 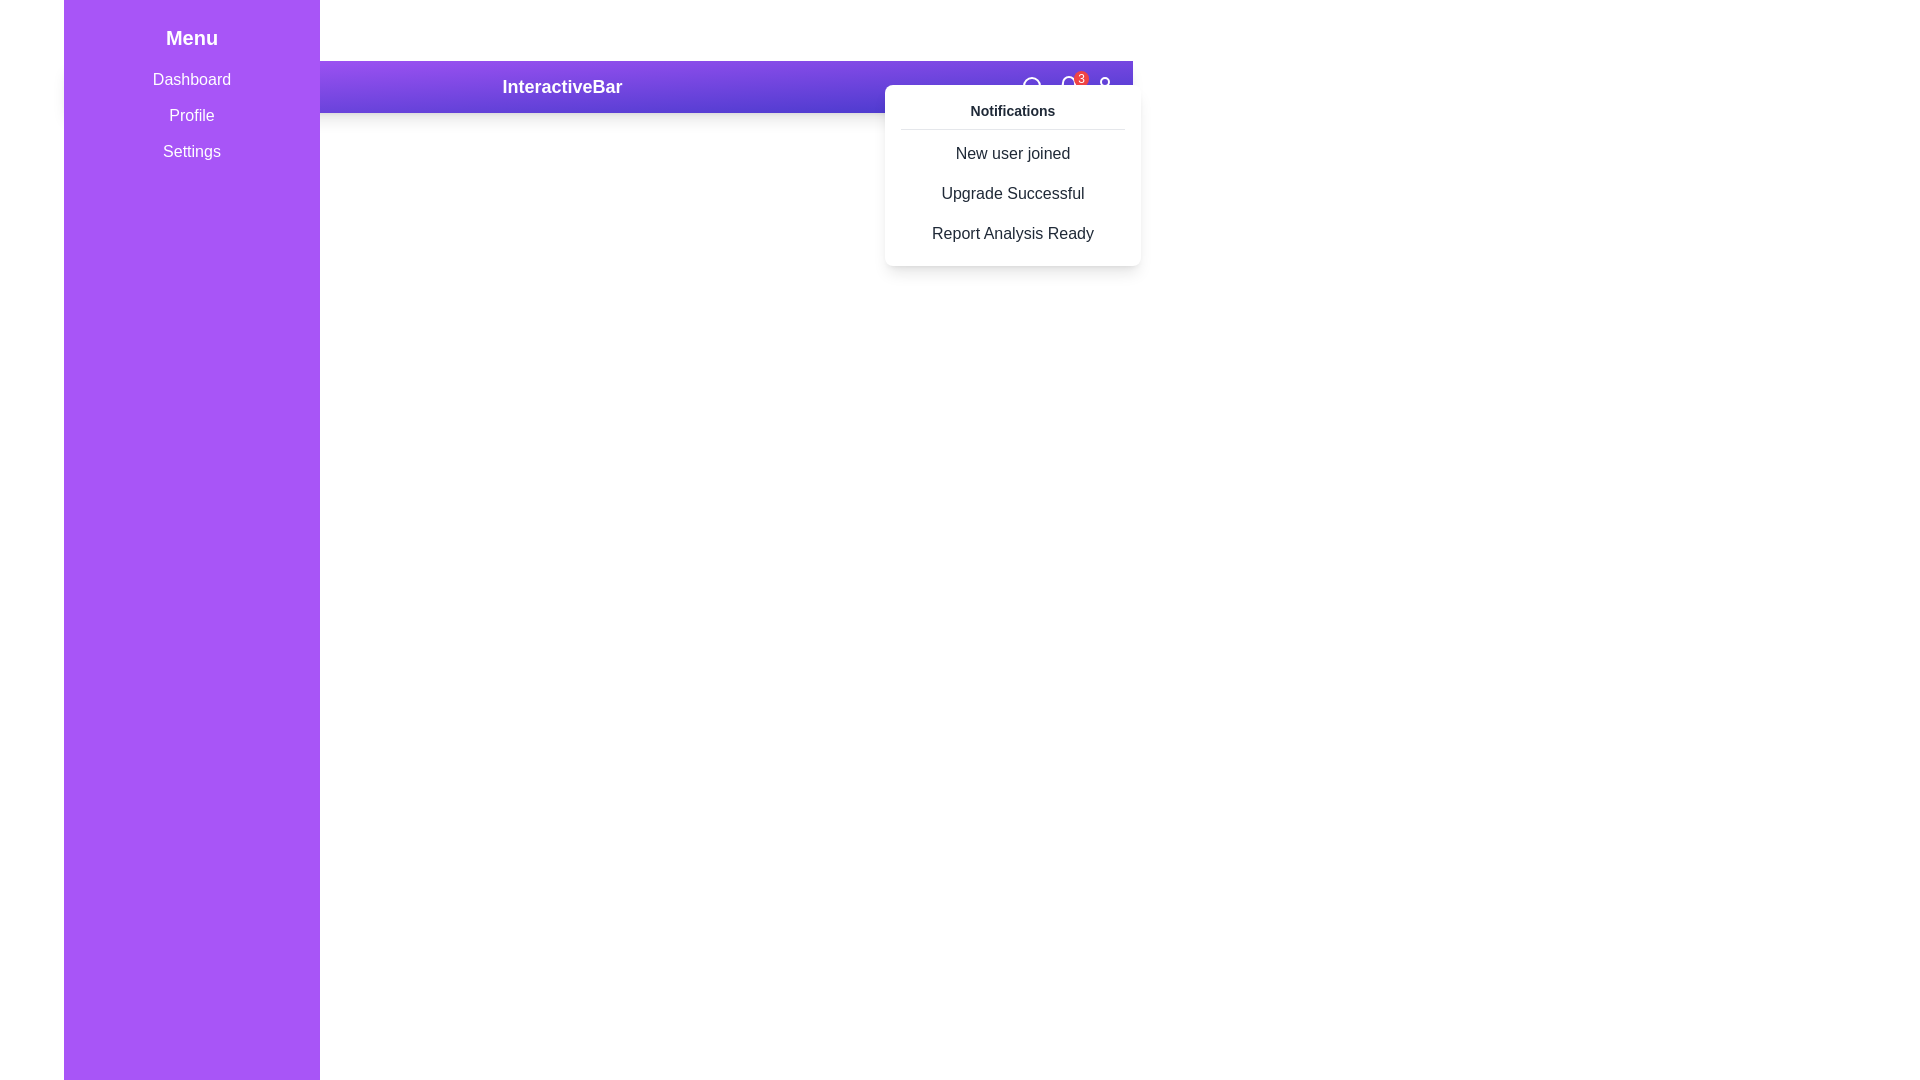 I want to click on the 'Dashboard' text label, which has a purple background and white text, located at the top of the sidebar menu on the left side of the interface, so click(x=192, y=79).